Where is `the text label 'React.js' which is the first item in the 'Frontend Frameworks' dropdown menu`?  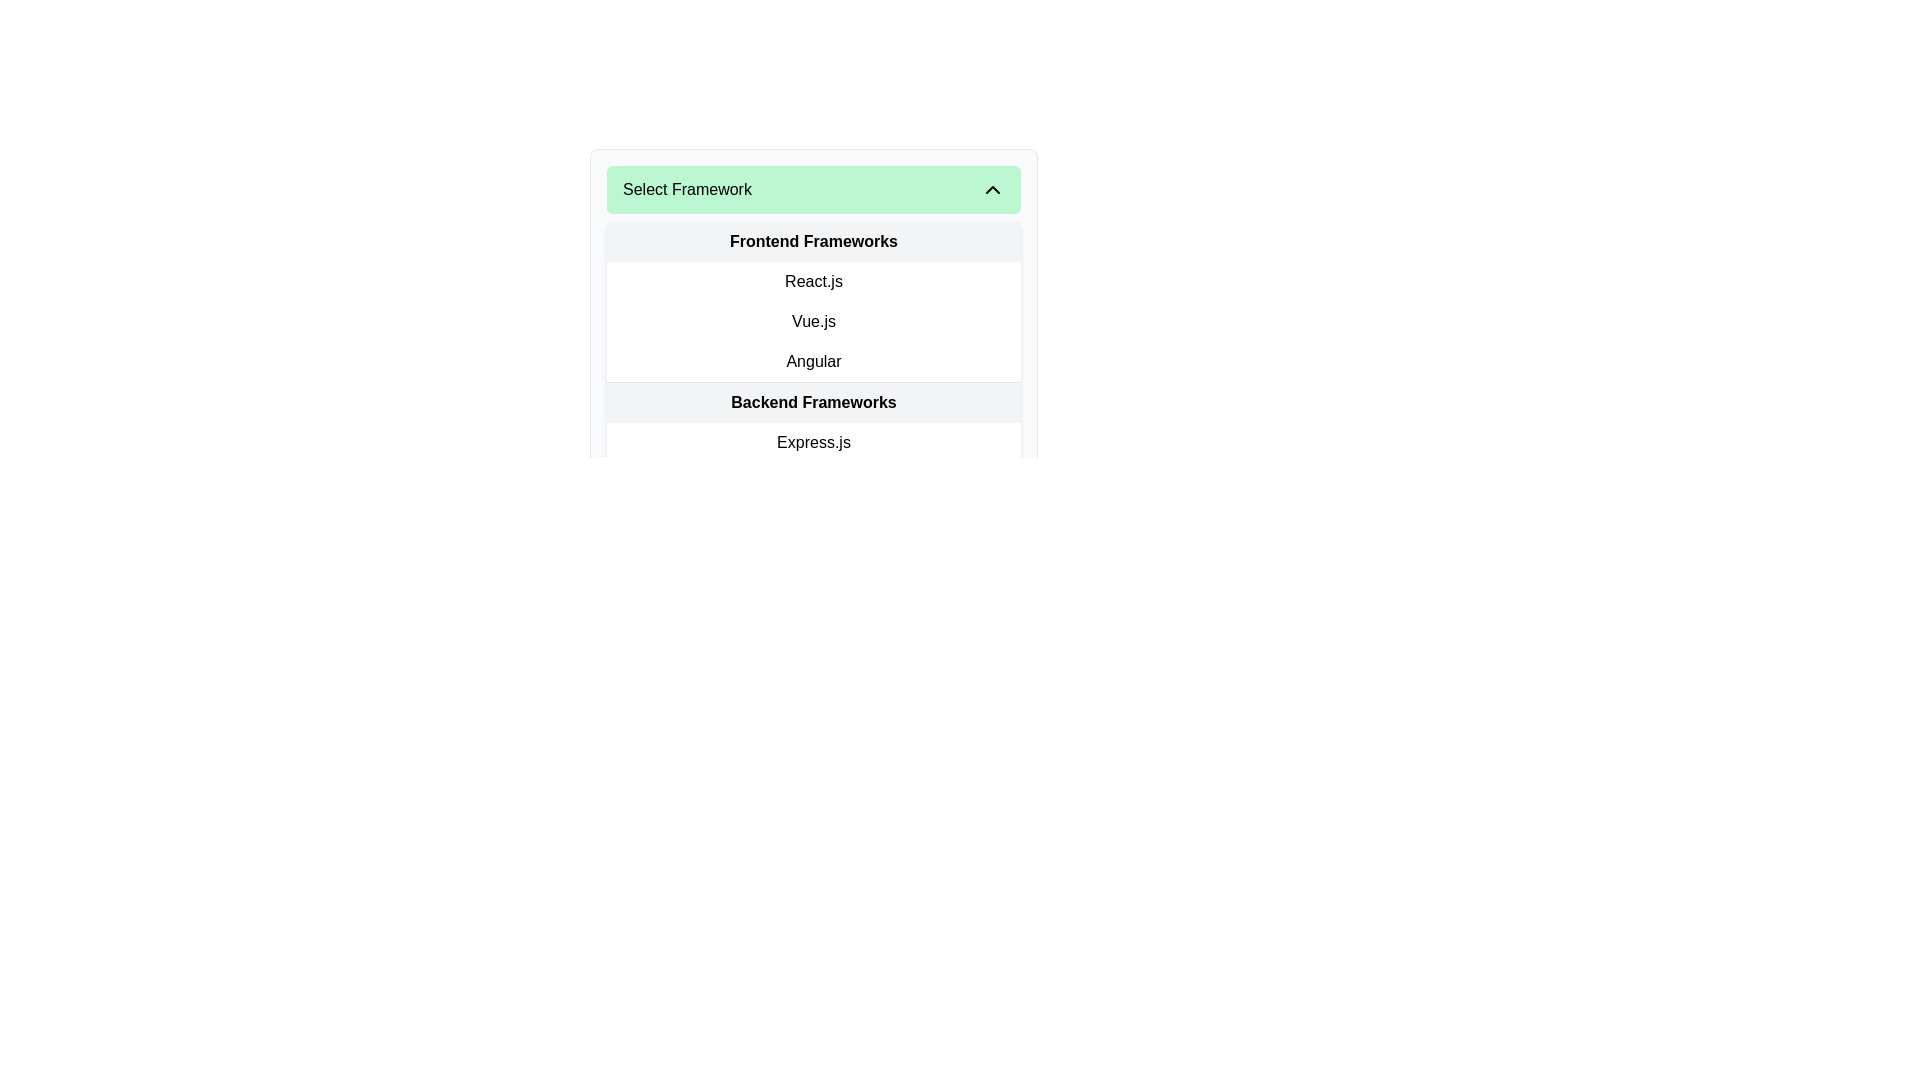
the text label 'React.js' which is the first item in the 'Frontend Frameworks' dropdown menu is located at coordinates (814, 281).